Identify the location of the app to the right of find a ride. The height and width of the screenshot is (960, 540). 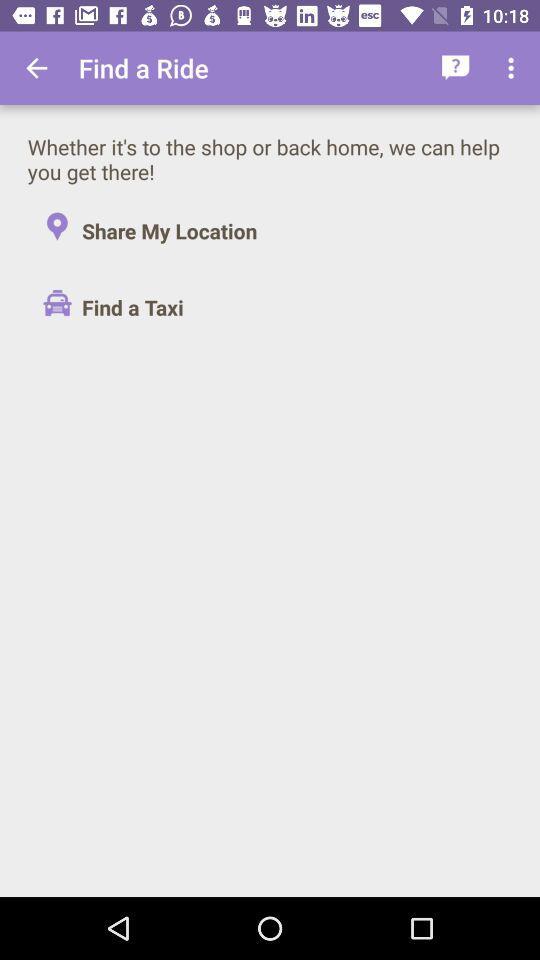
(455, 68).